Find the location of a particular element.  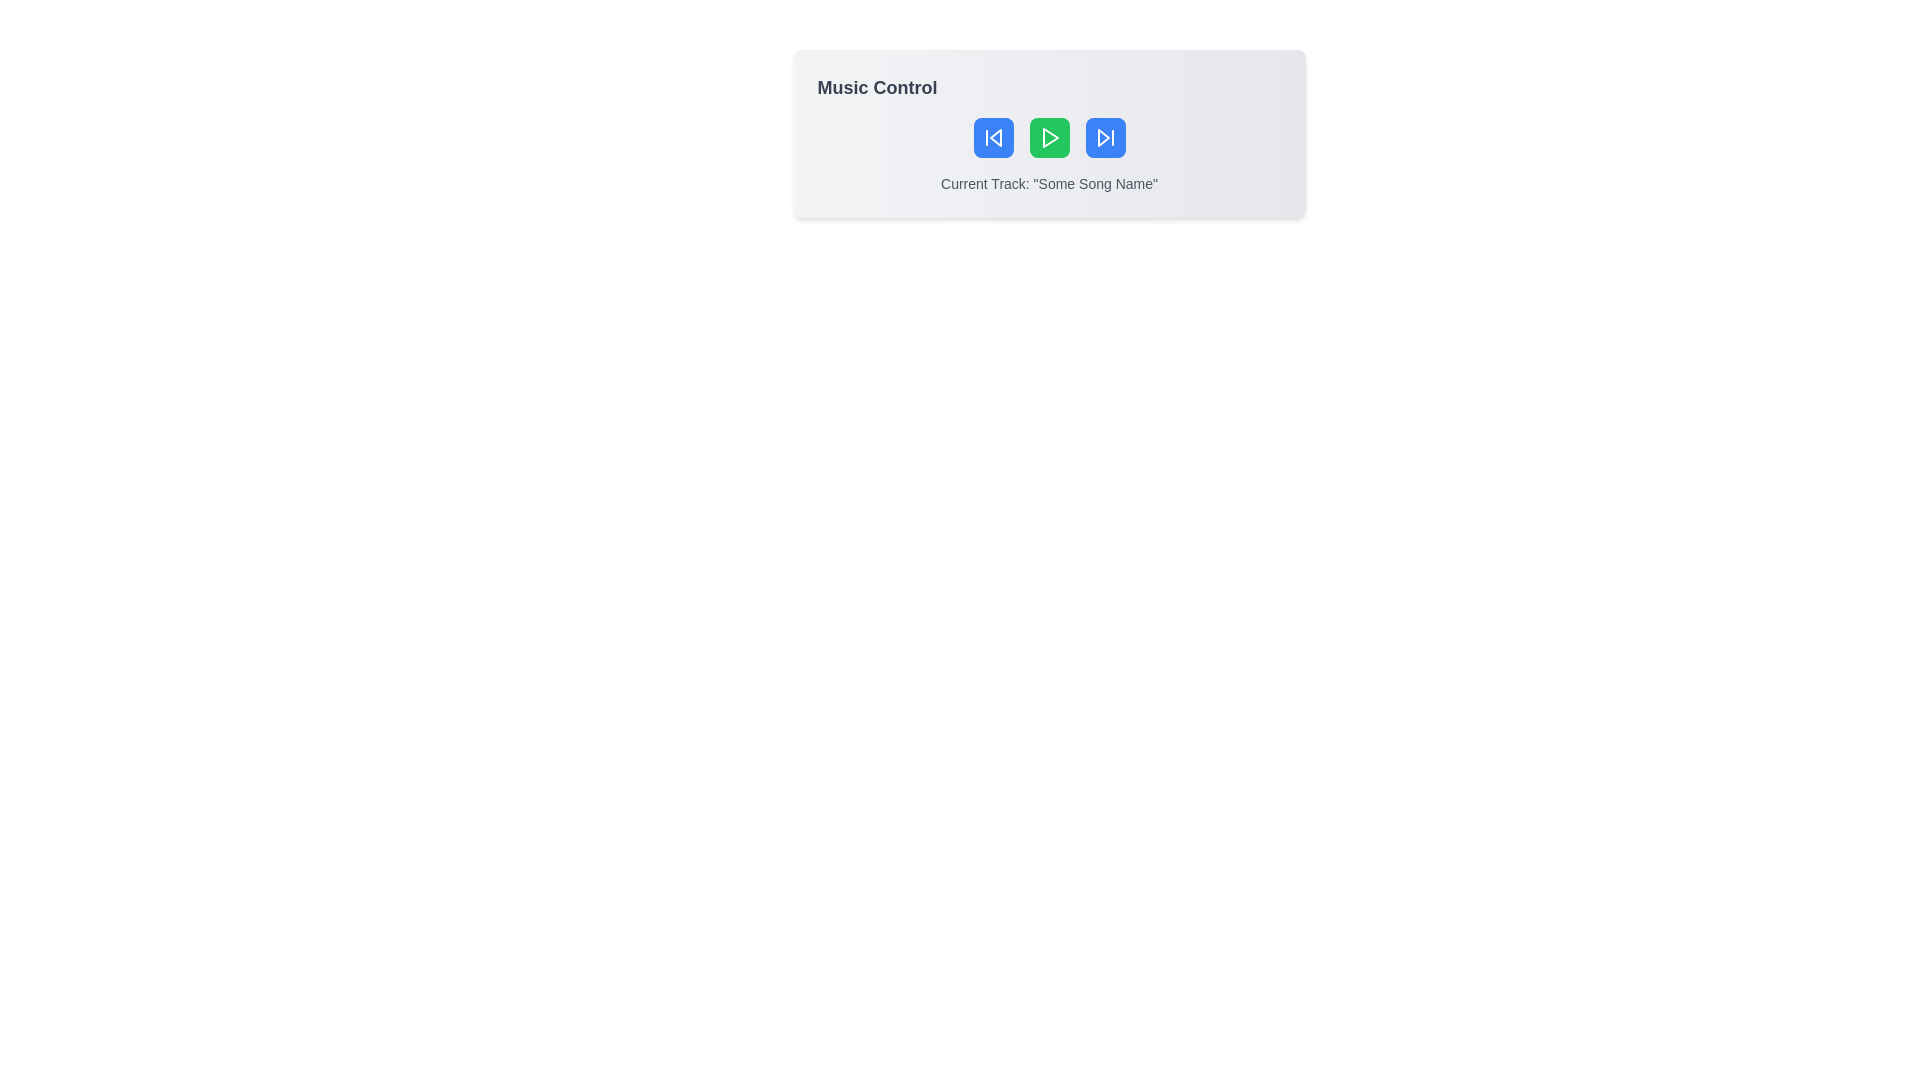

the triangular play button within the green circular background in the 'Music Control' panel to play or pause the track is located at coordinates (1049, 137).